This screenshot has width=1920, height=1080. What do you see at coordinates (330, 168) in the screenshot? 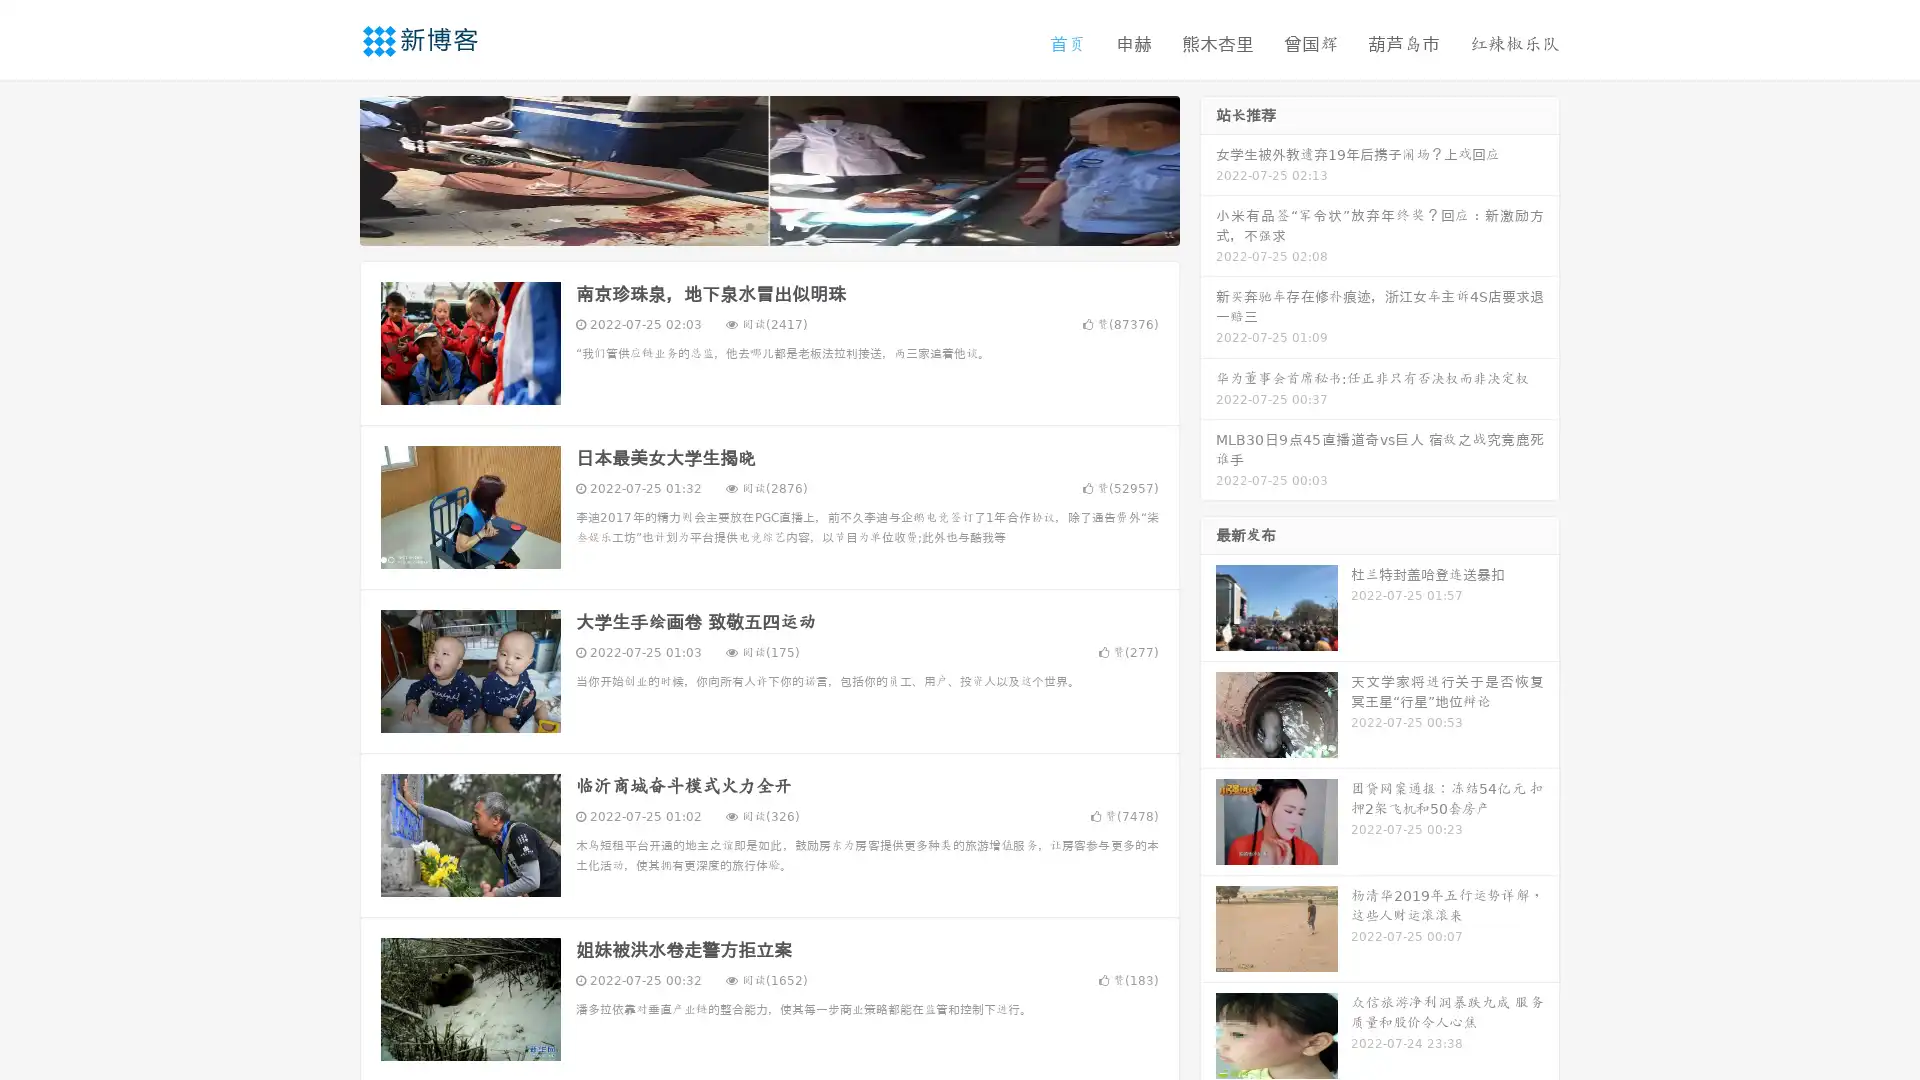
I see `Previous slide` at bounding box center [330, 168].